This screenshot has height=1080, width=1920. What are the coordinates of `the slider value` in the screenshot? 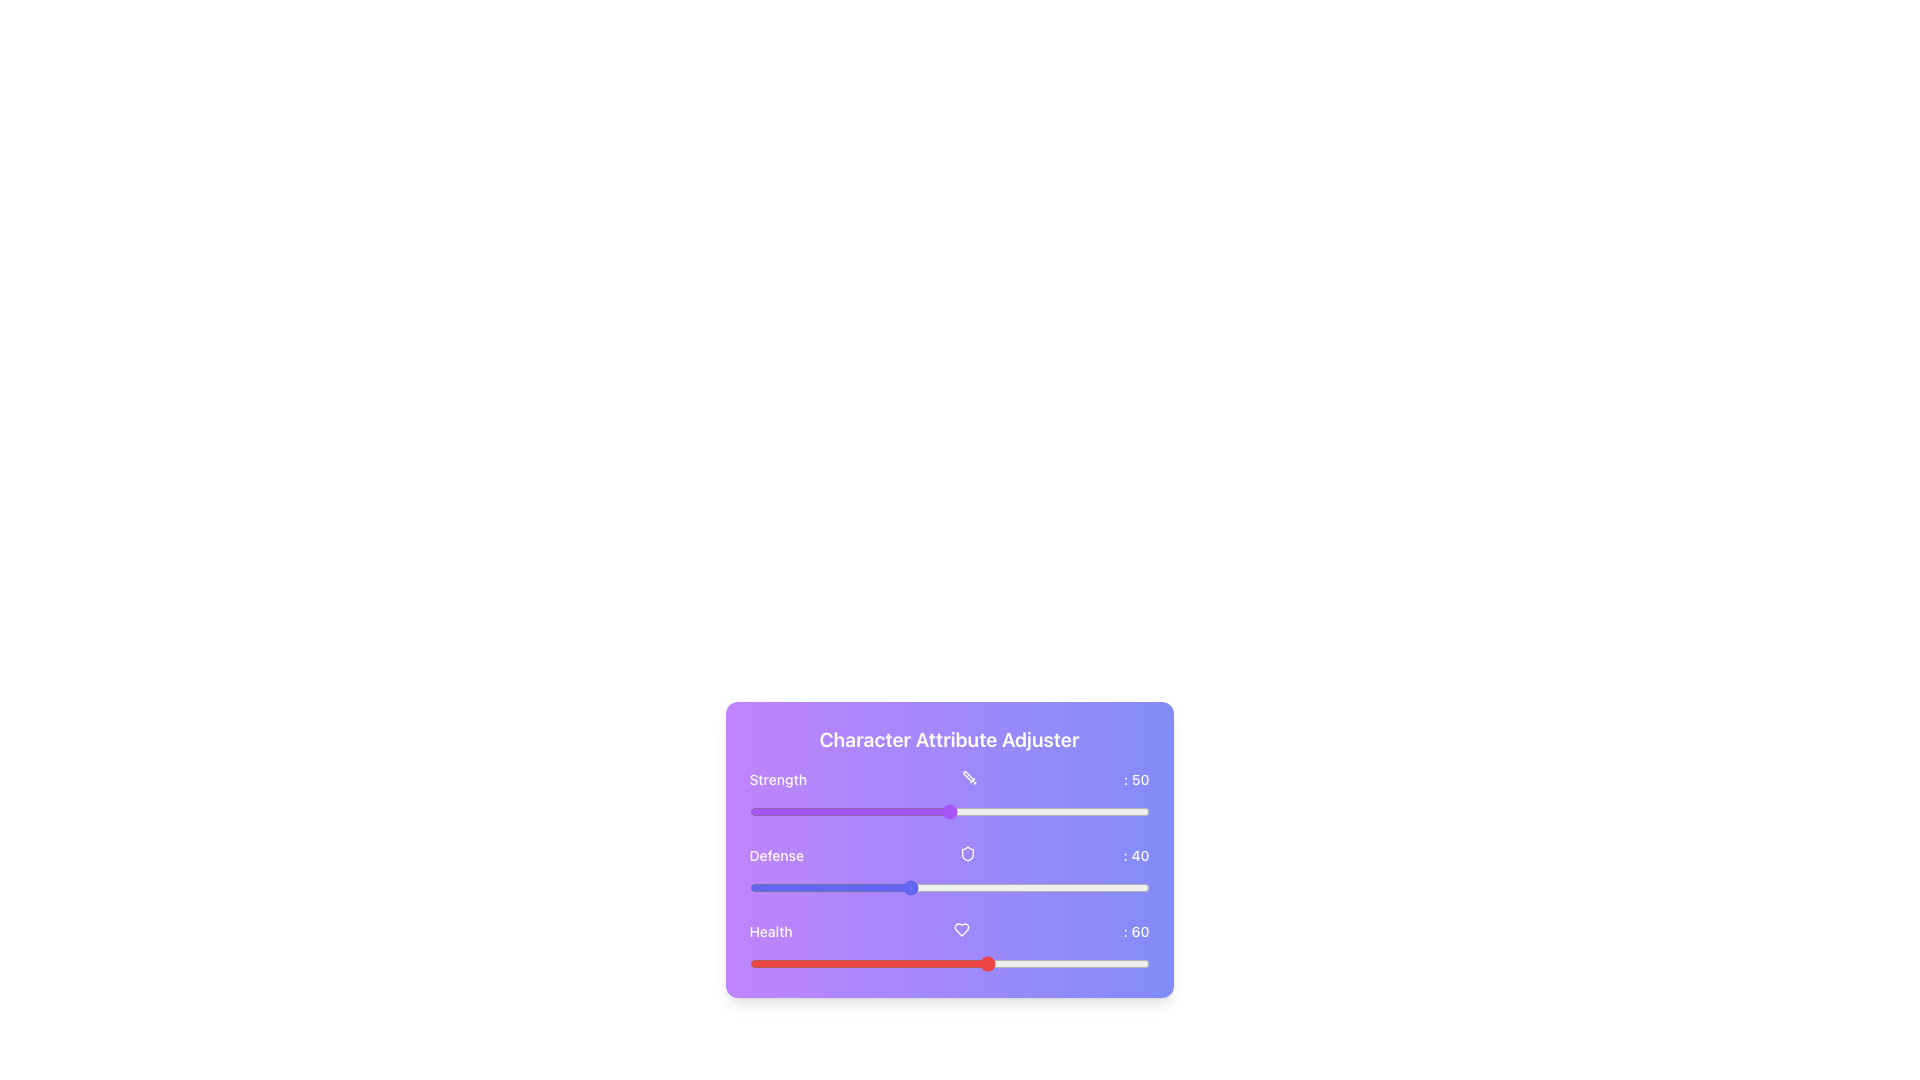 It's located at (1080, 886).